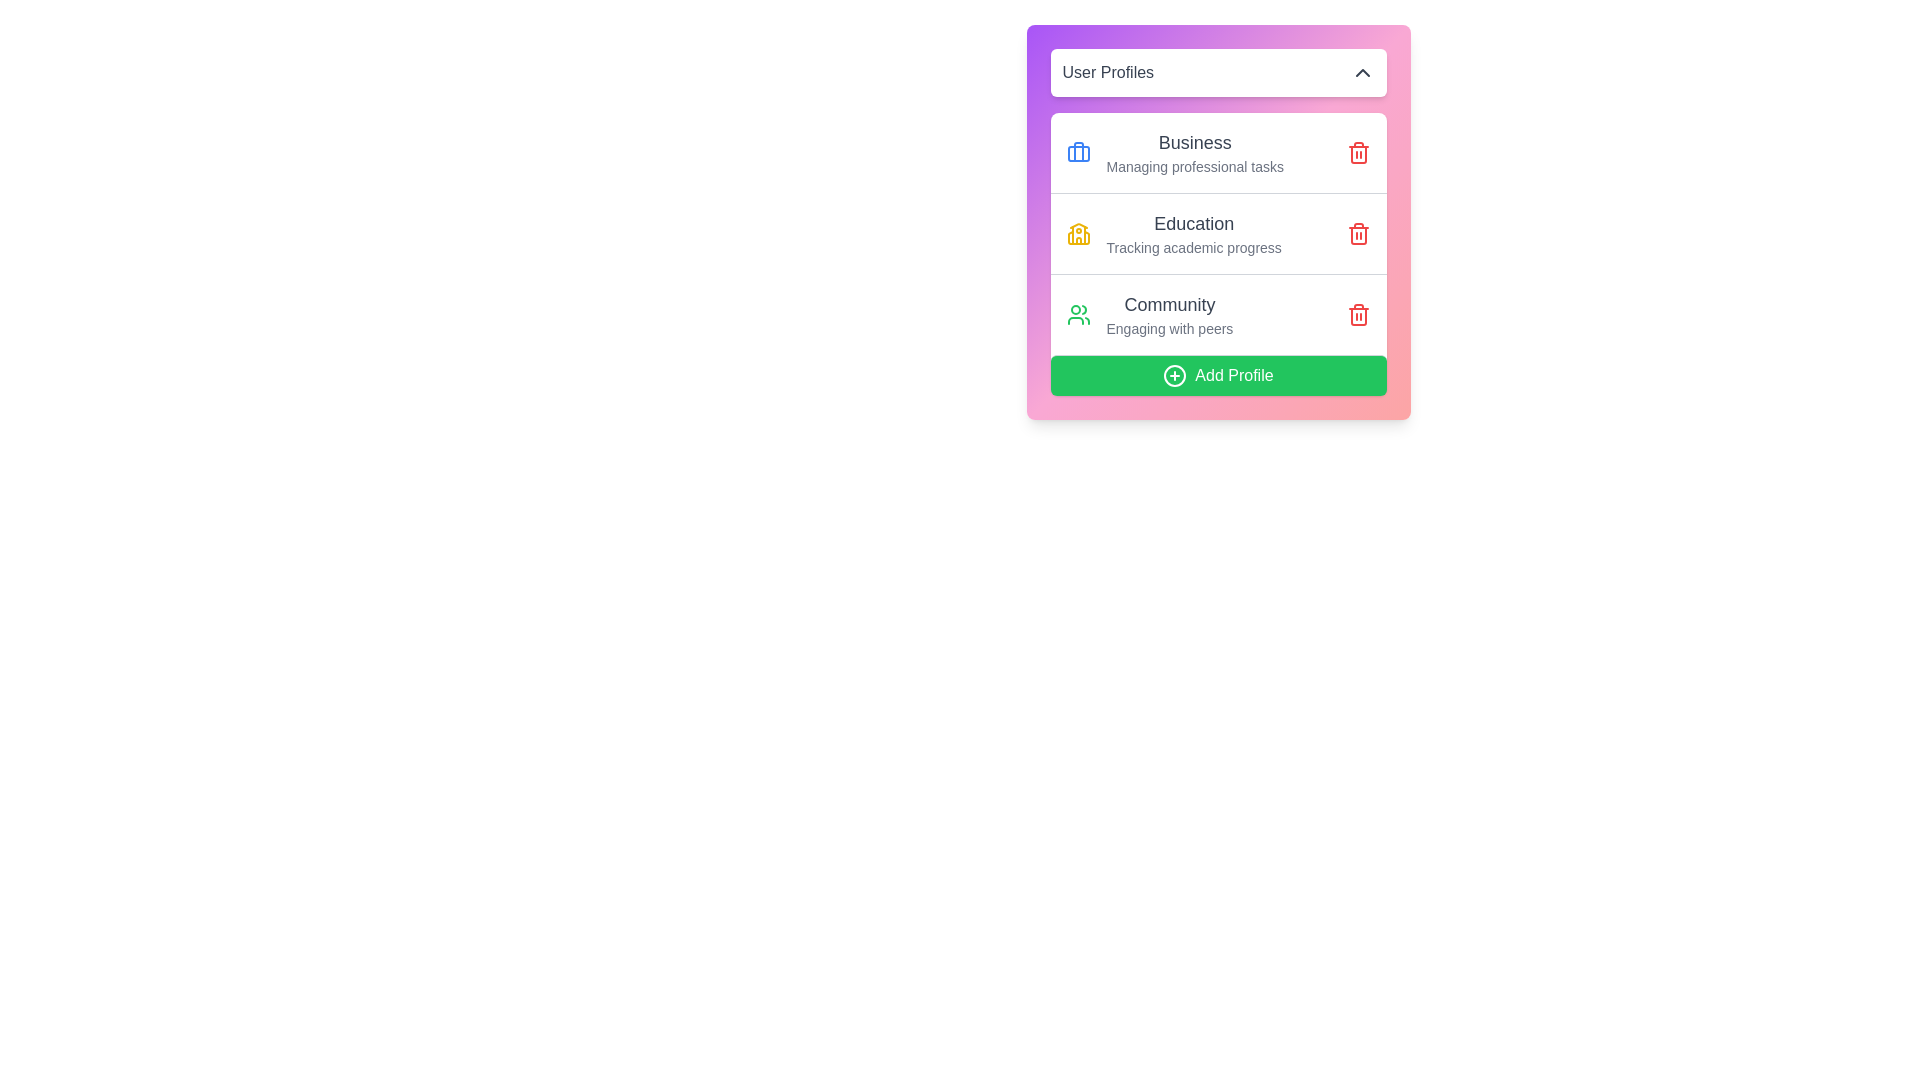 The image size is (1920, 1080). I want to click on the text element indicating 'Managing professional tasks' in the Business category, which is positioned below a briefcase icon and above profiles named 'Education' and 'Community', so click(1195, 152).